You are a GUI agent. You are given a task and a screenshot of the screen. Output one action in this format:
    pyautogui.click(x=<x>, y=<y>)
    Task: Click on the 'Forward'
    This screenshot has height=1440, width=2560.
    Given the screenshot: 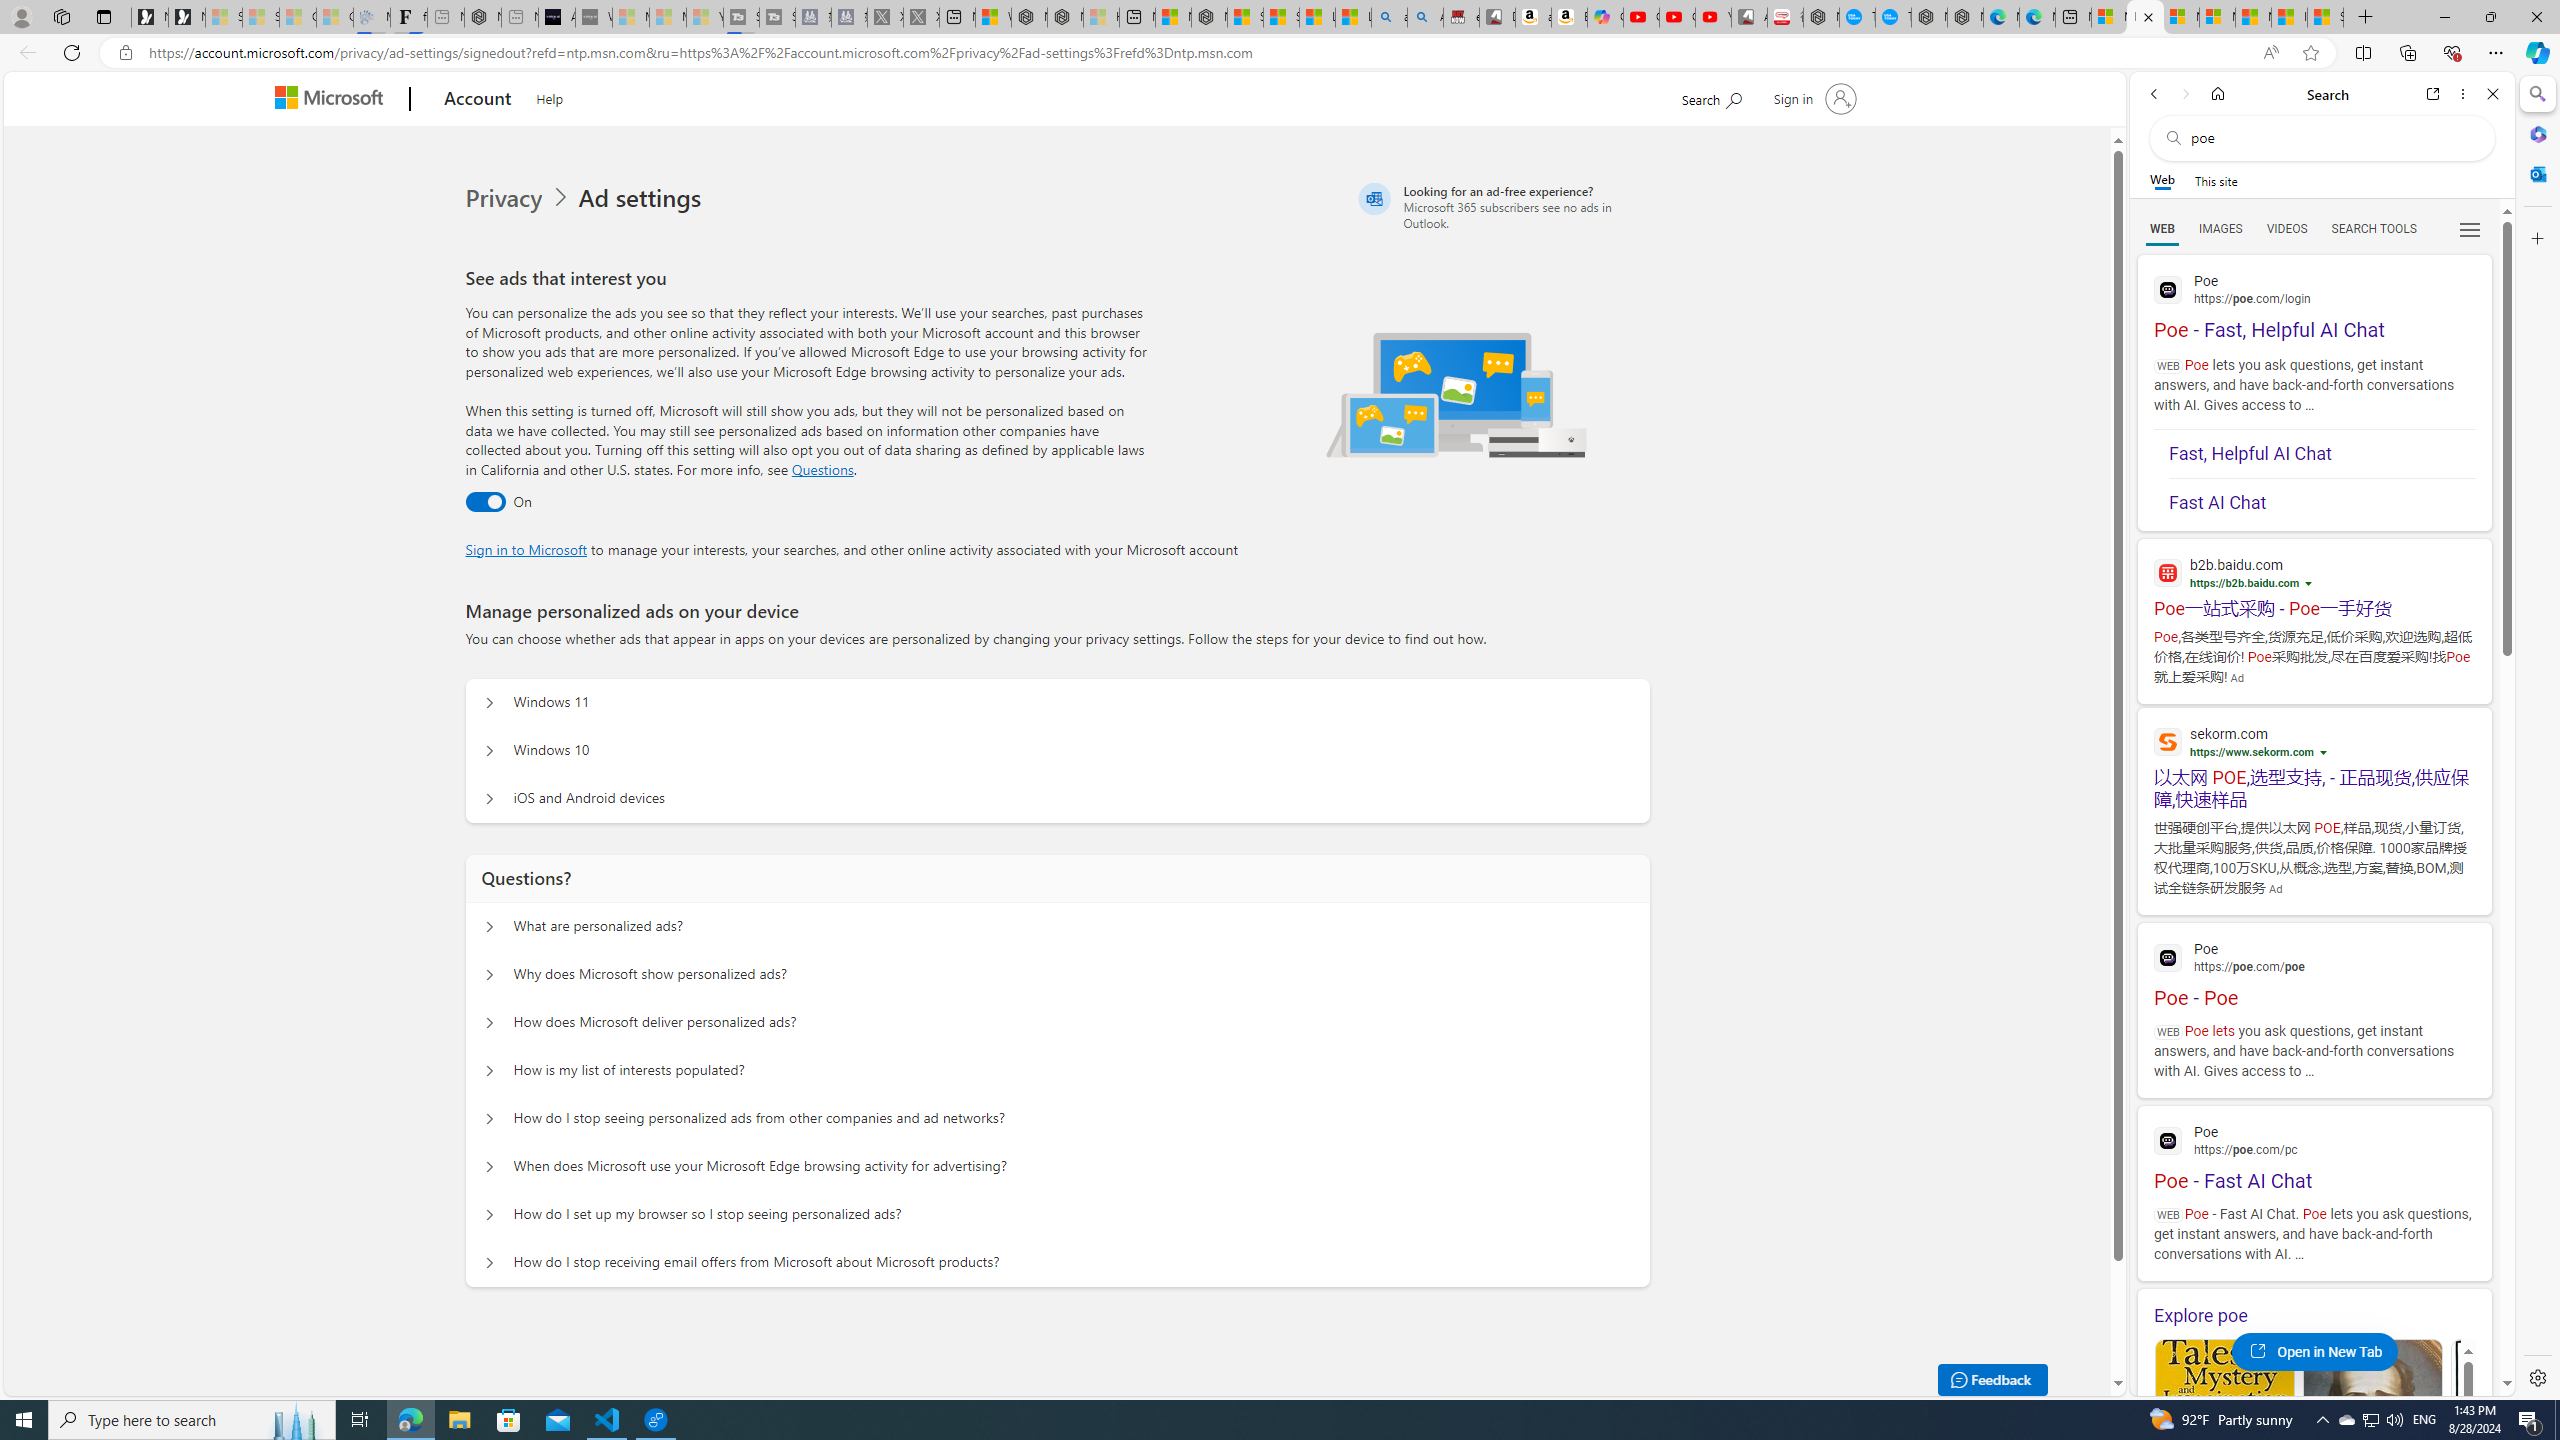 What is the action you would take?
    pyautogui.click(x=2184, y=93)
    